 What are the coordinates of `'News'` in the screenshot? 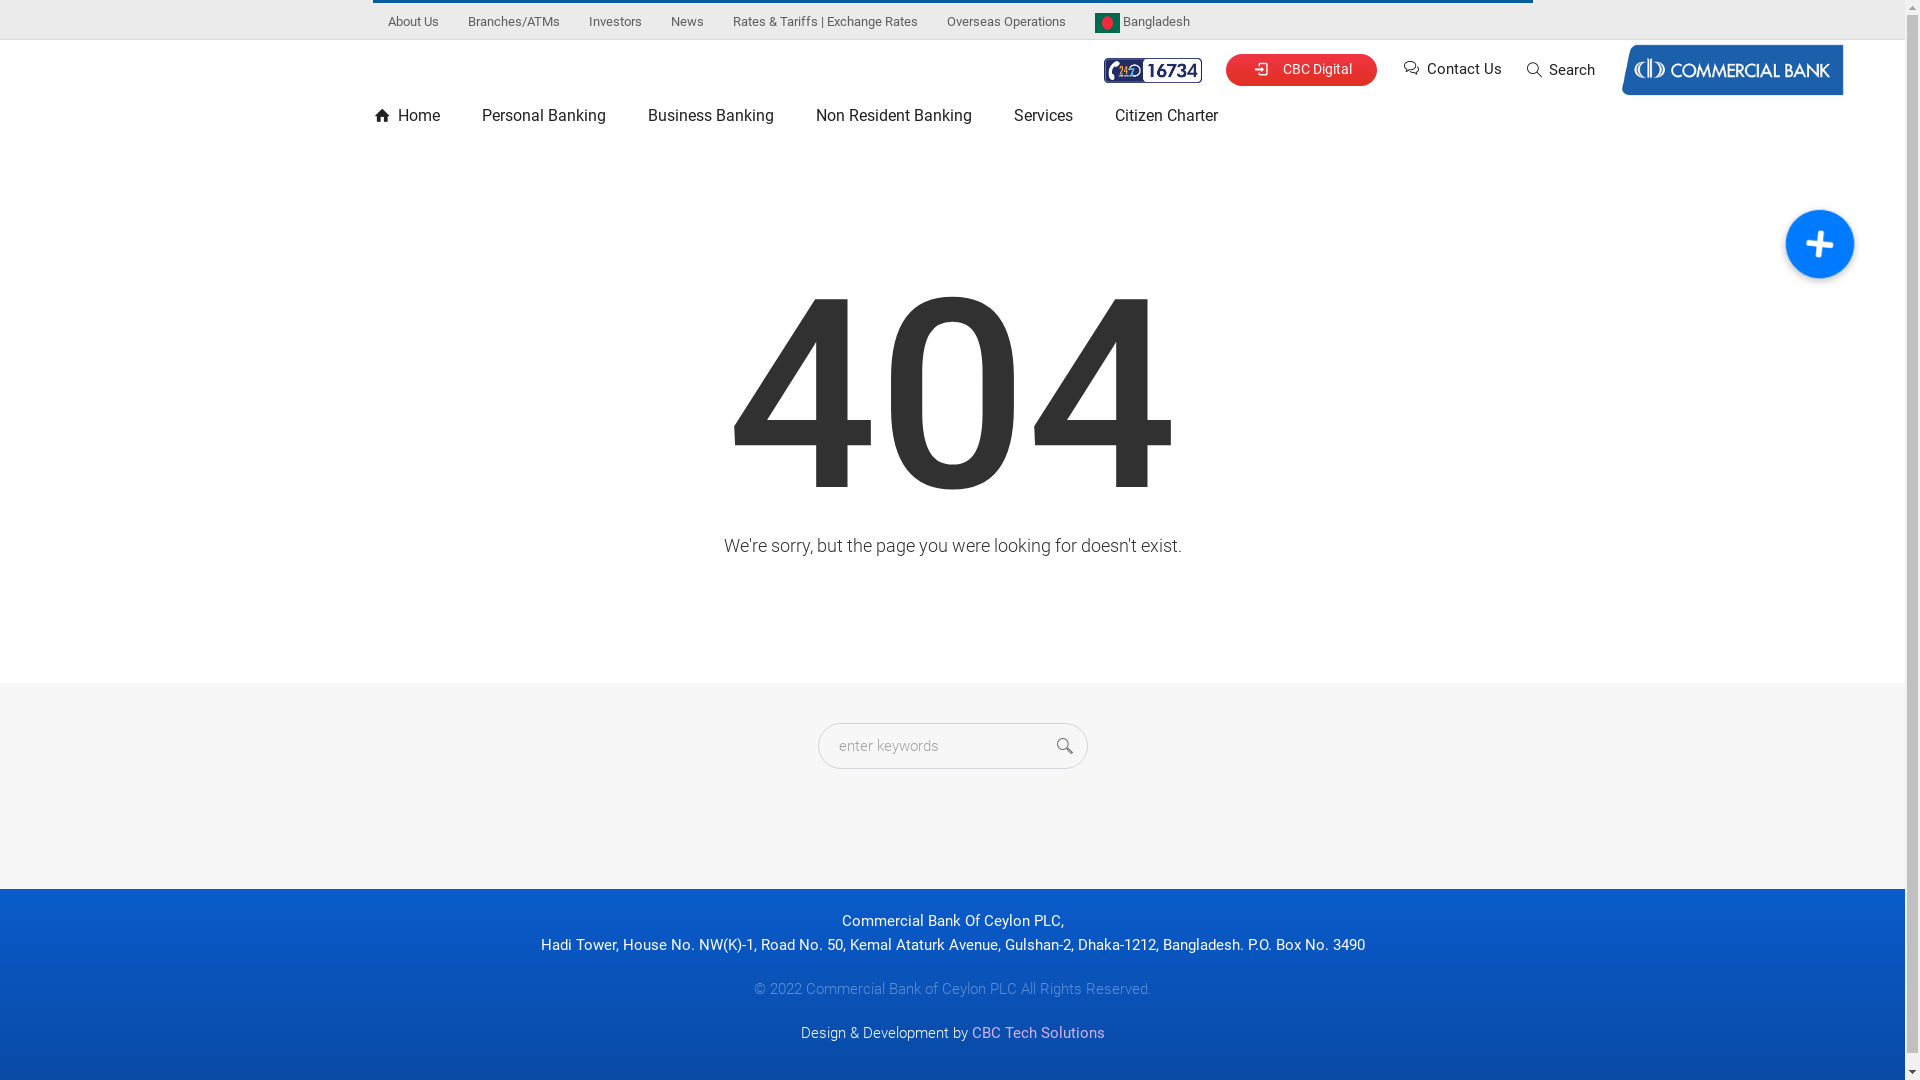 It's located at (686, 21).